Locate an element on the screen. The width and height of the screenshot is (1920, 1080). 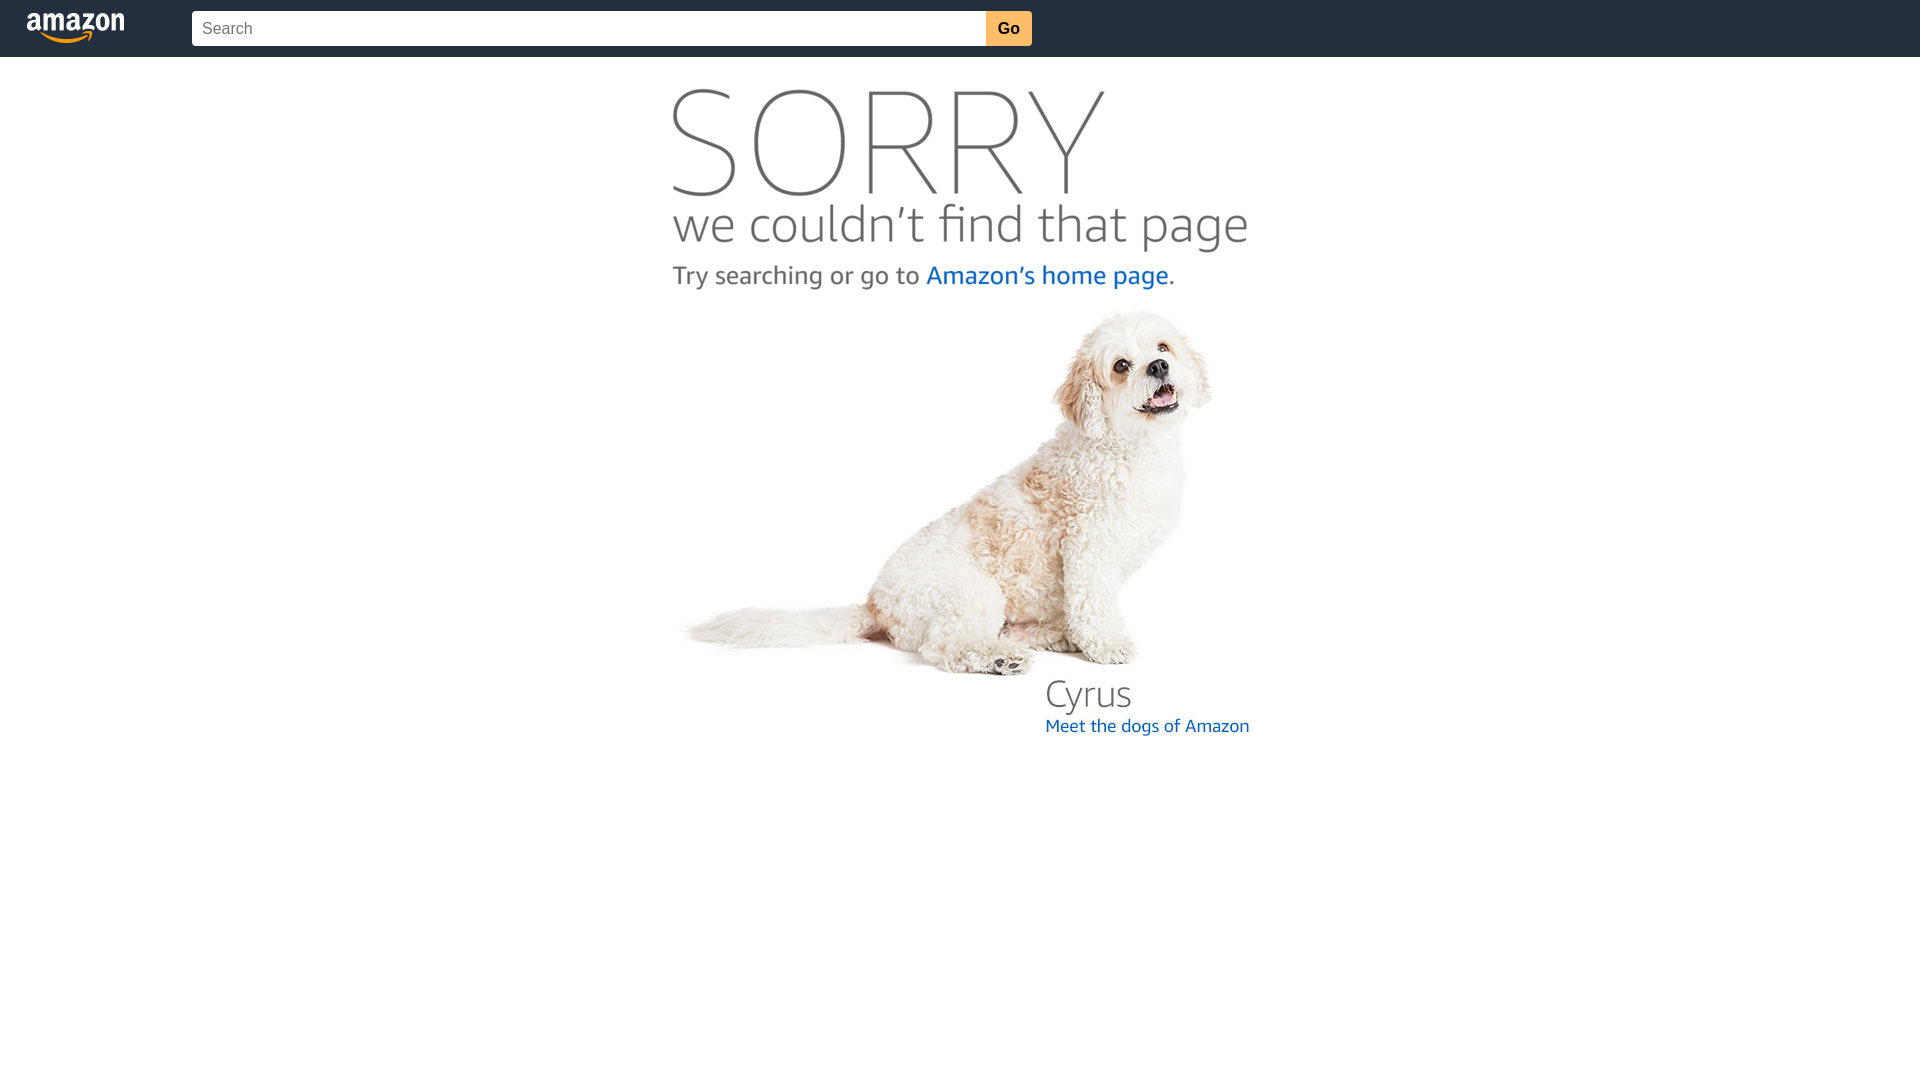
'Go' is located at coordinates (1008, 28).